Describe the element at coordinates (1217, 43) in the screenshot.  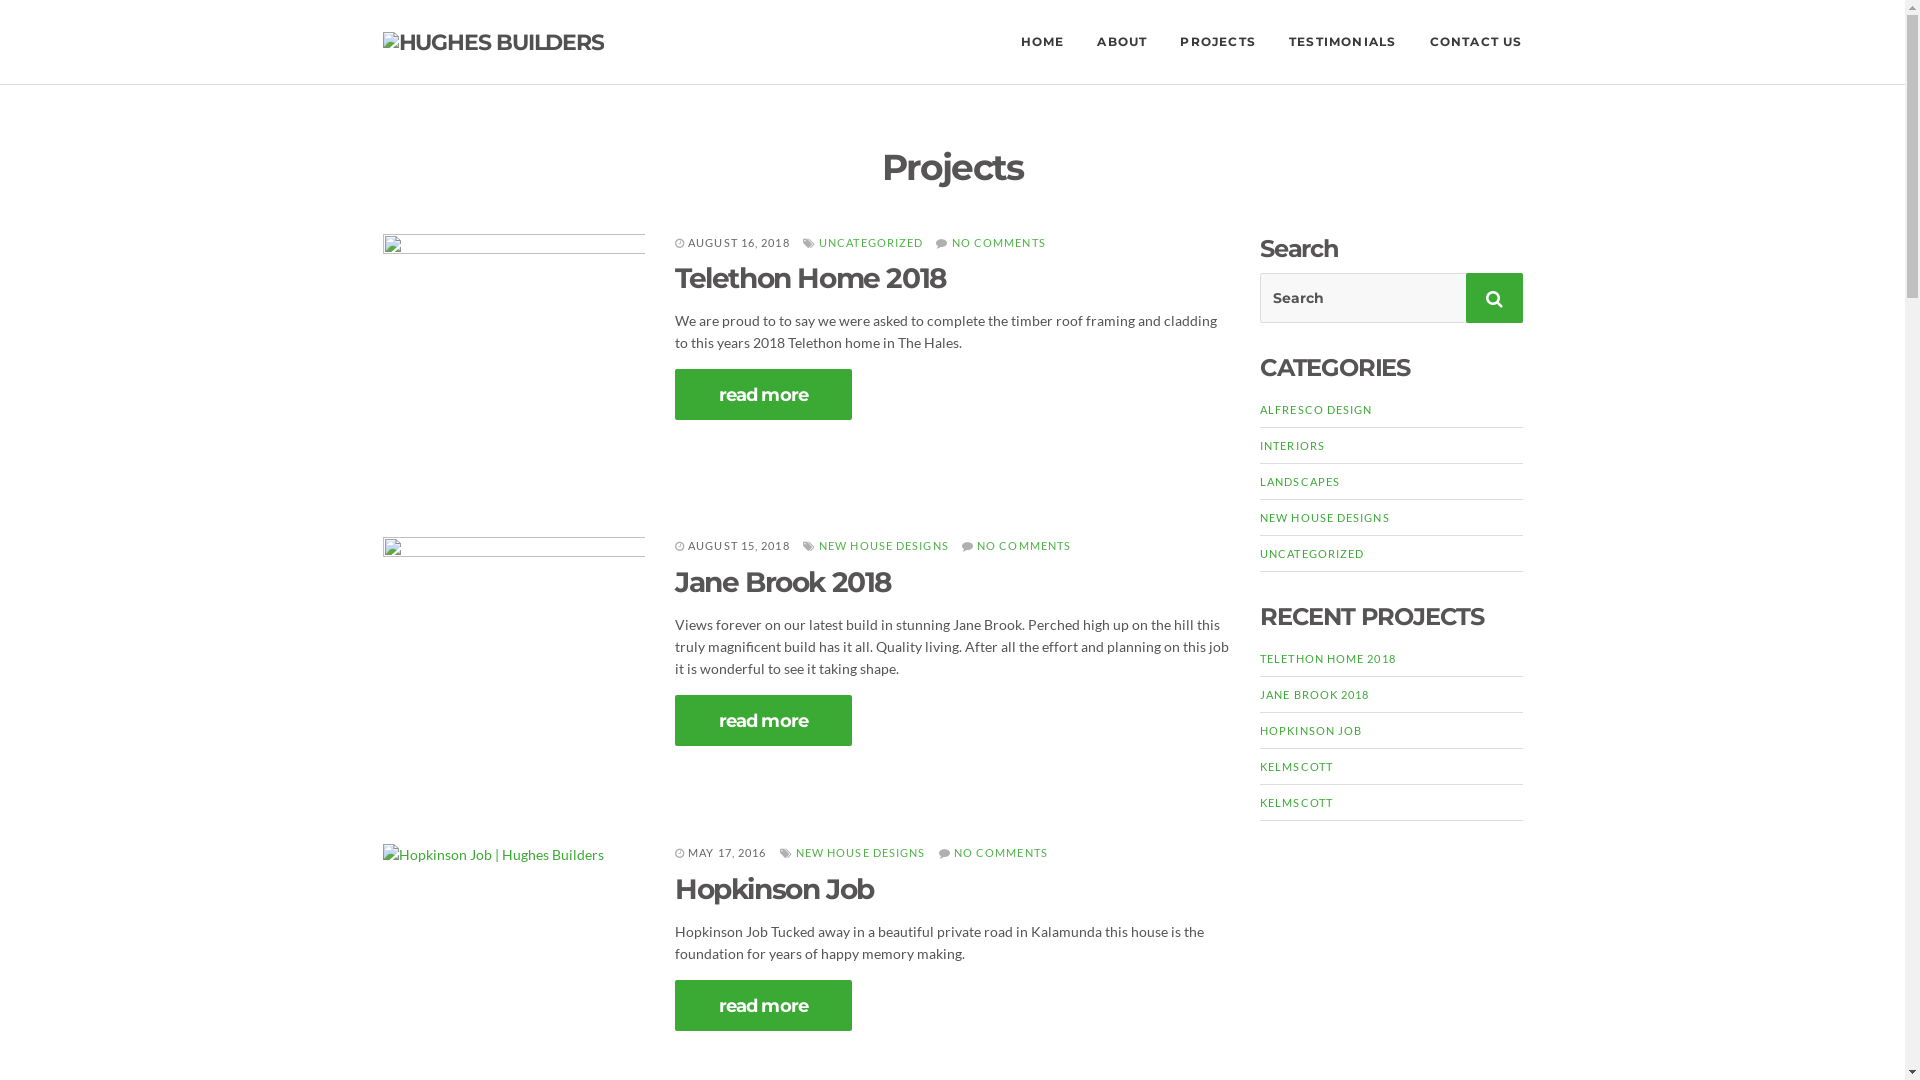
I see `'PROJECTS'` at that location.